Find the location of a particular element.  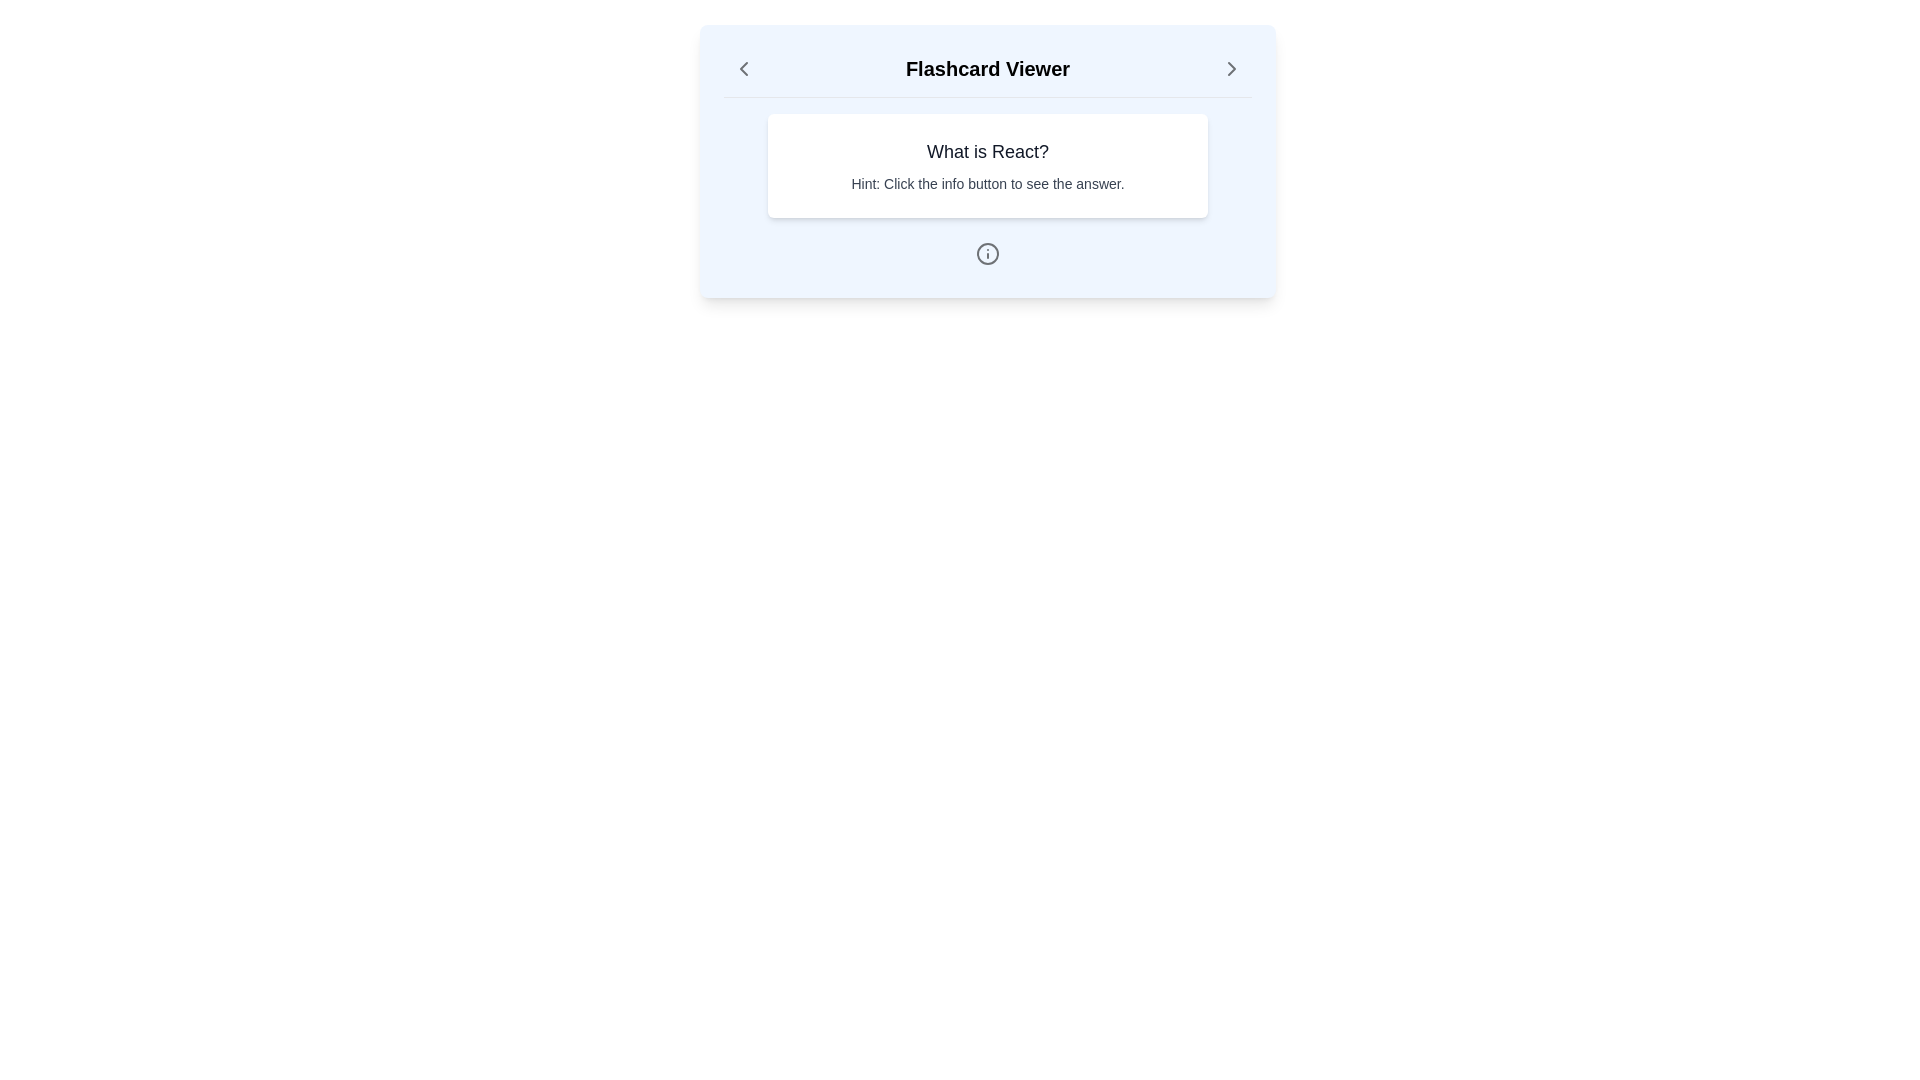

the left-facing chevron icon button located at the far left of the title bar labeled 'Flashcard Viewer' is located at coordinates (743, 68).